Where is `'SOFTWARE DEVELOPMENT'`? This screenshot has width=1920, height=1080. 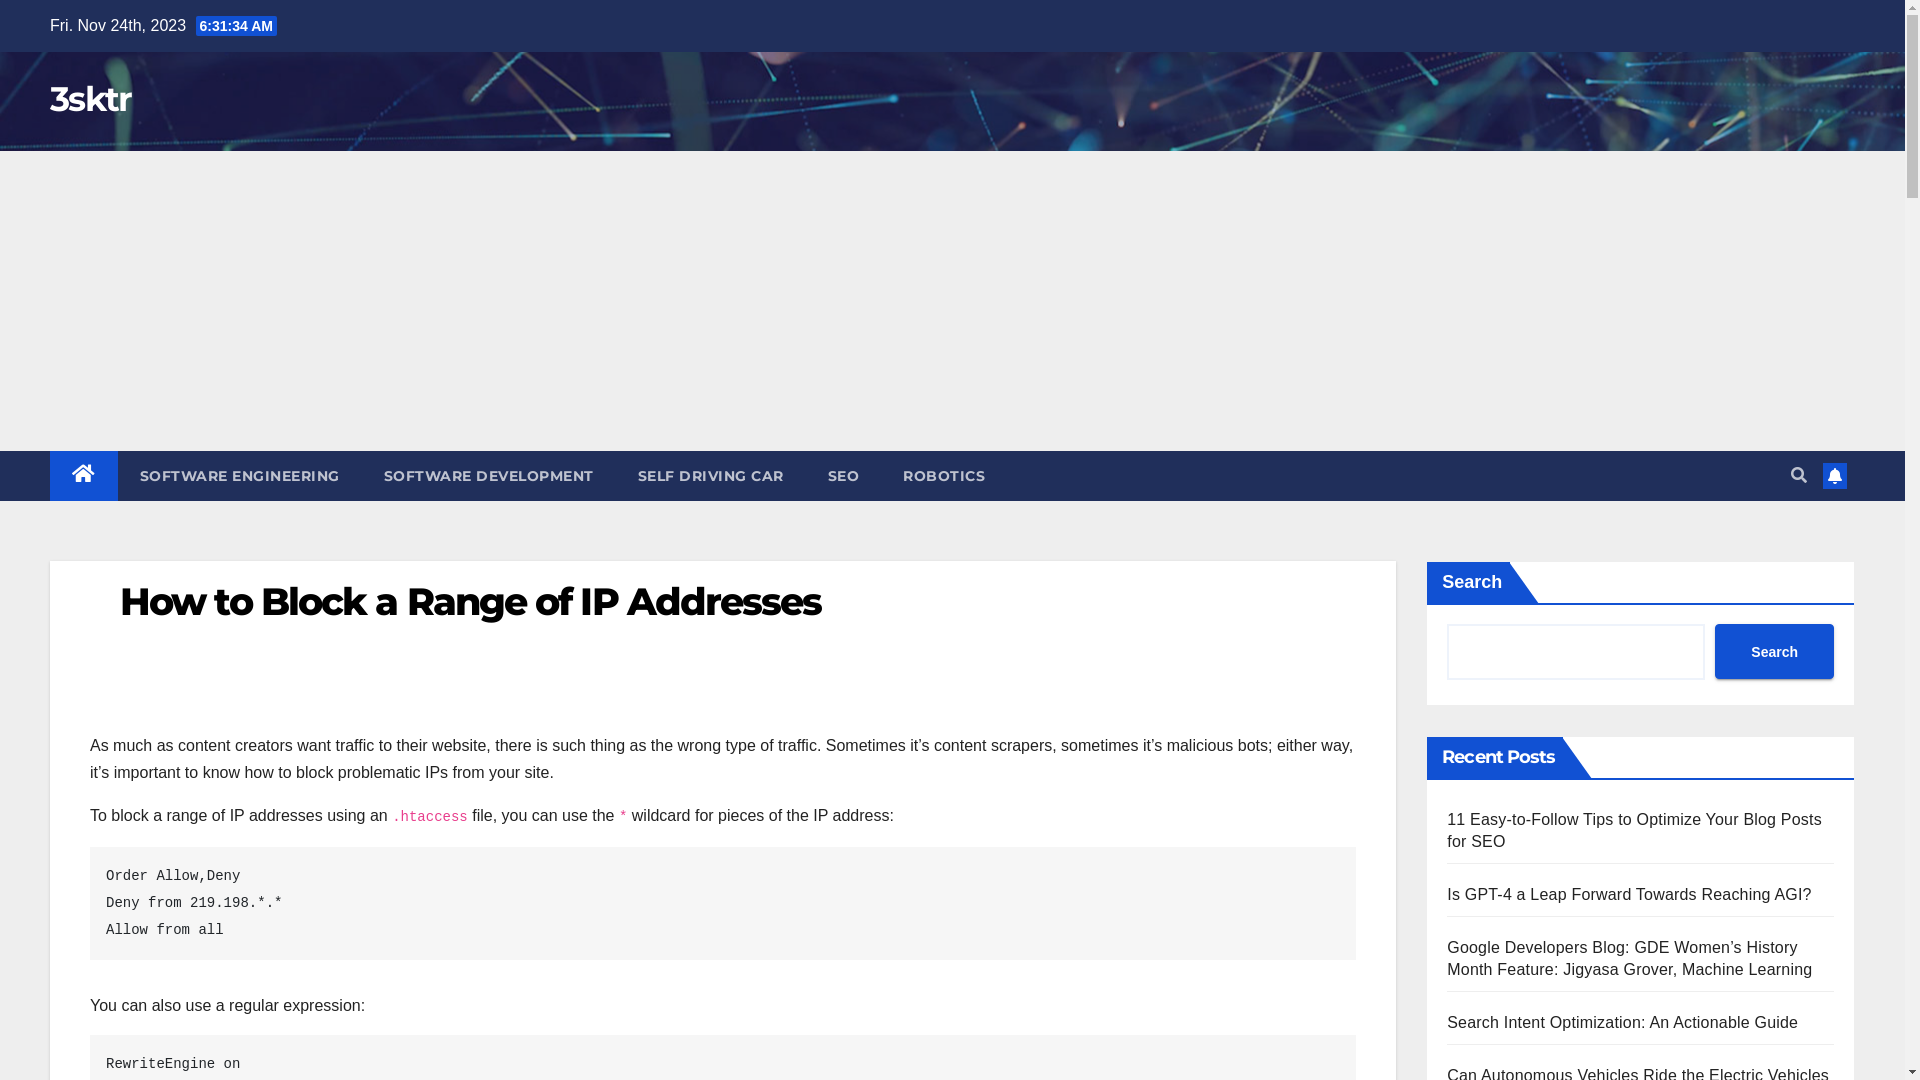
'SOFTWARE DEVELOPMENT' is located at coordinates (489, 475).